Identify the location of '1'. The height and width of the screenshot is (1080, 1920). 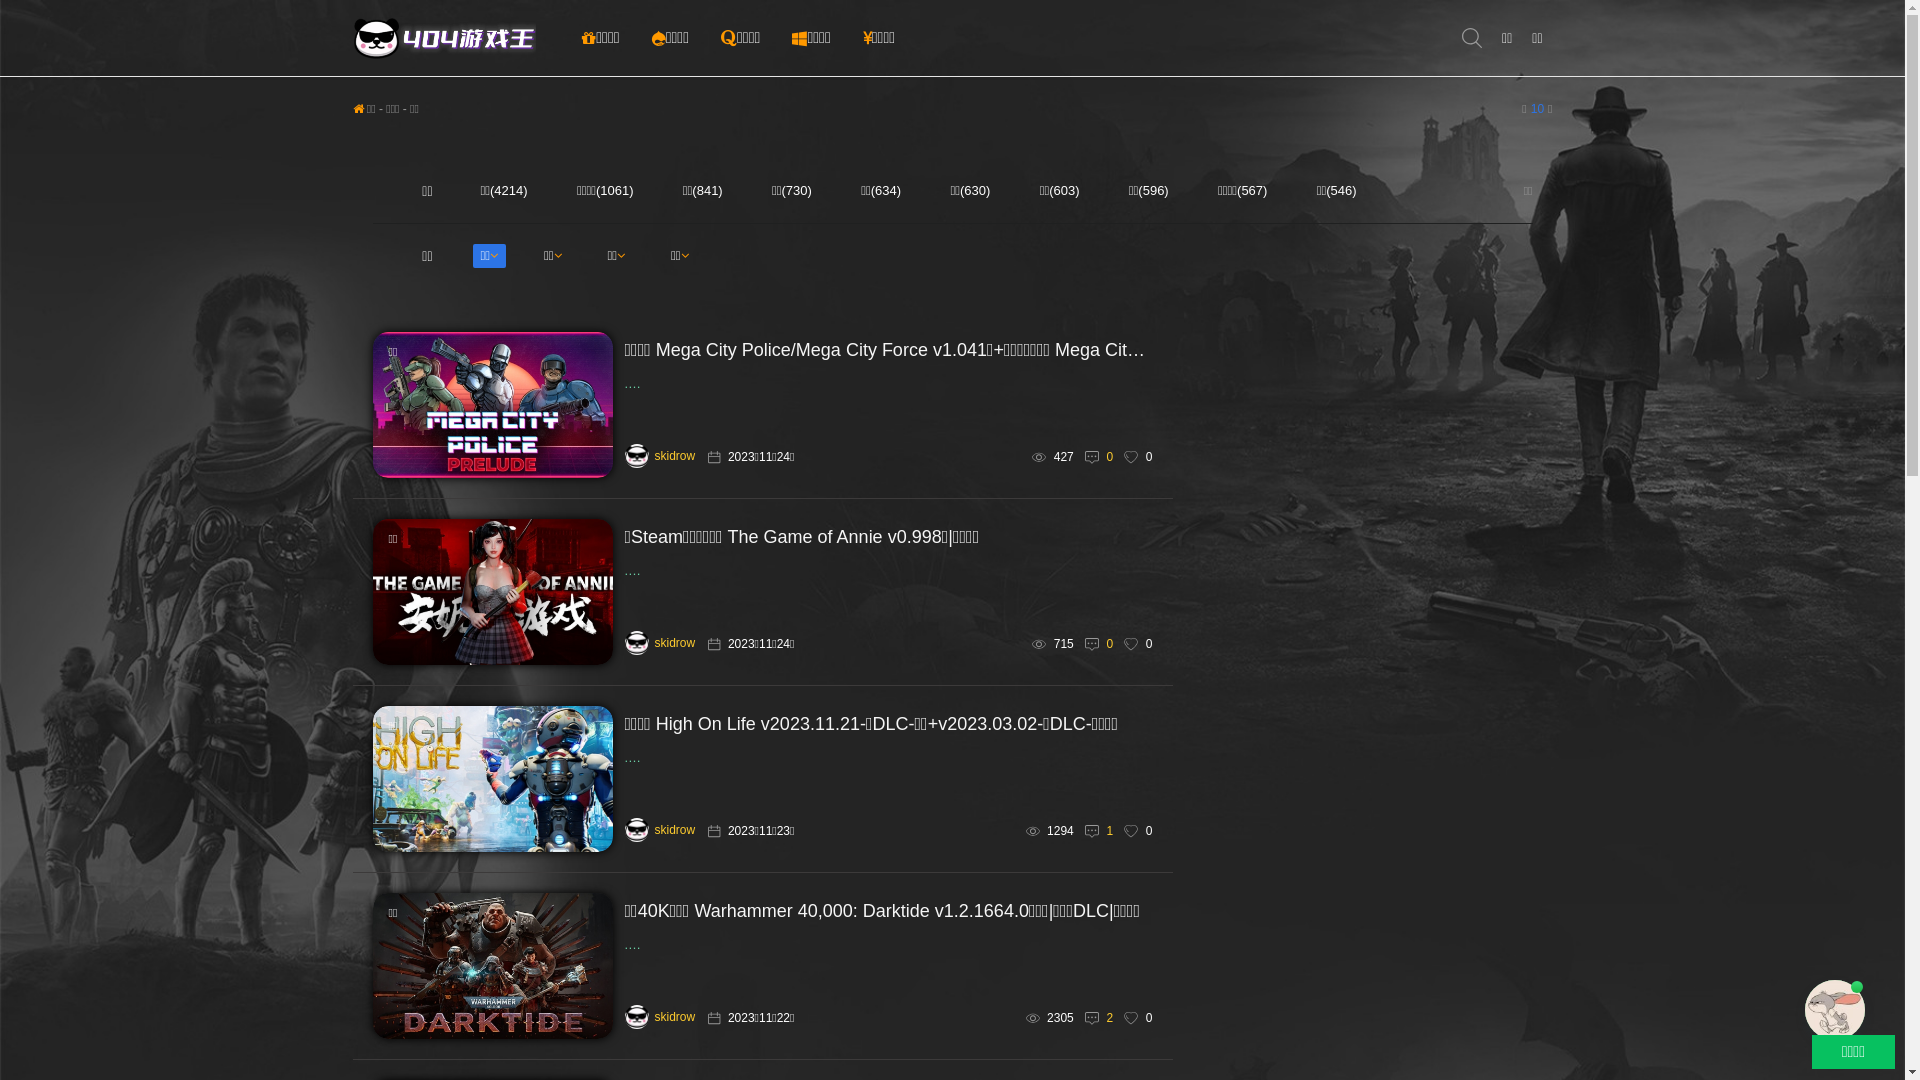
(1108, 830).